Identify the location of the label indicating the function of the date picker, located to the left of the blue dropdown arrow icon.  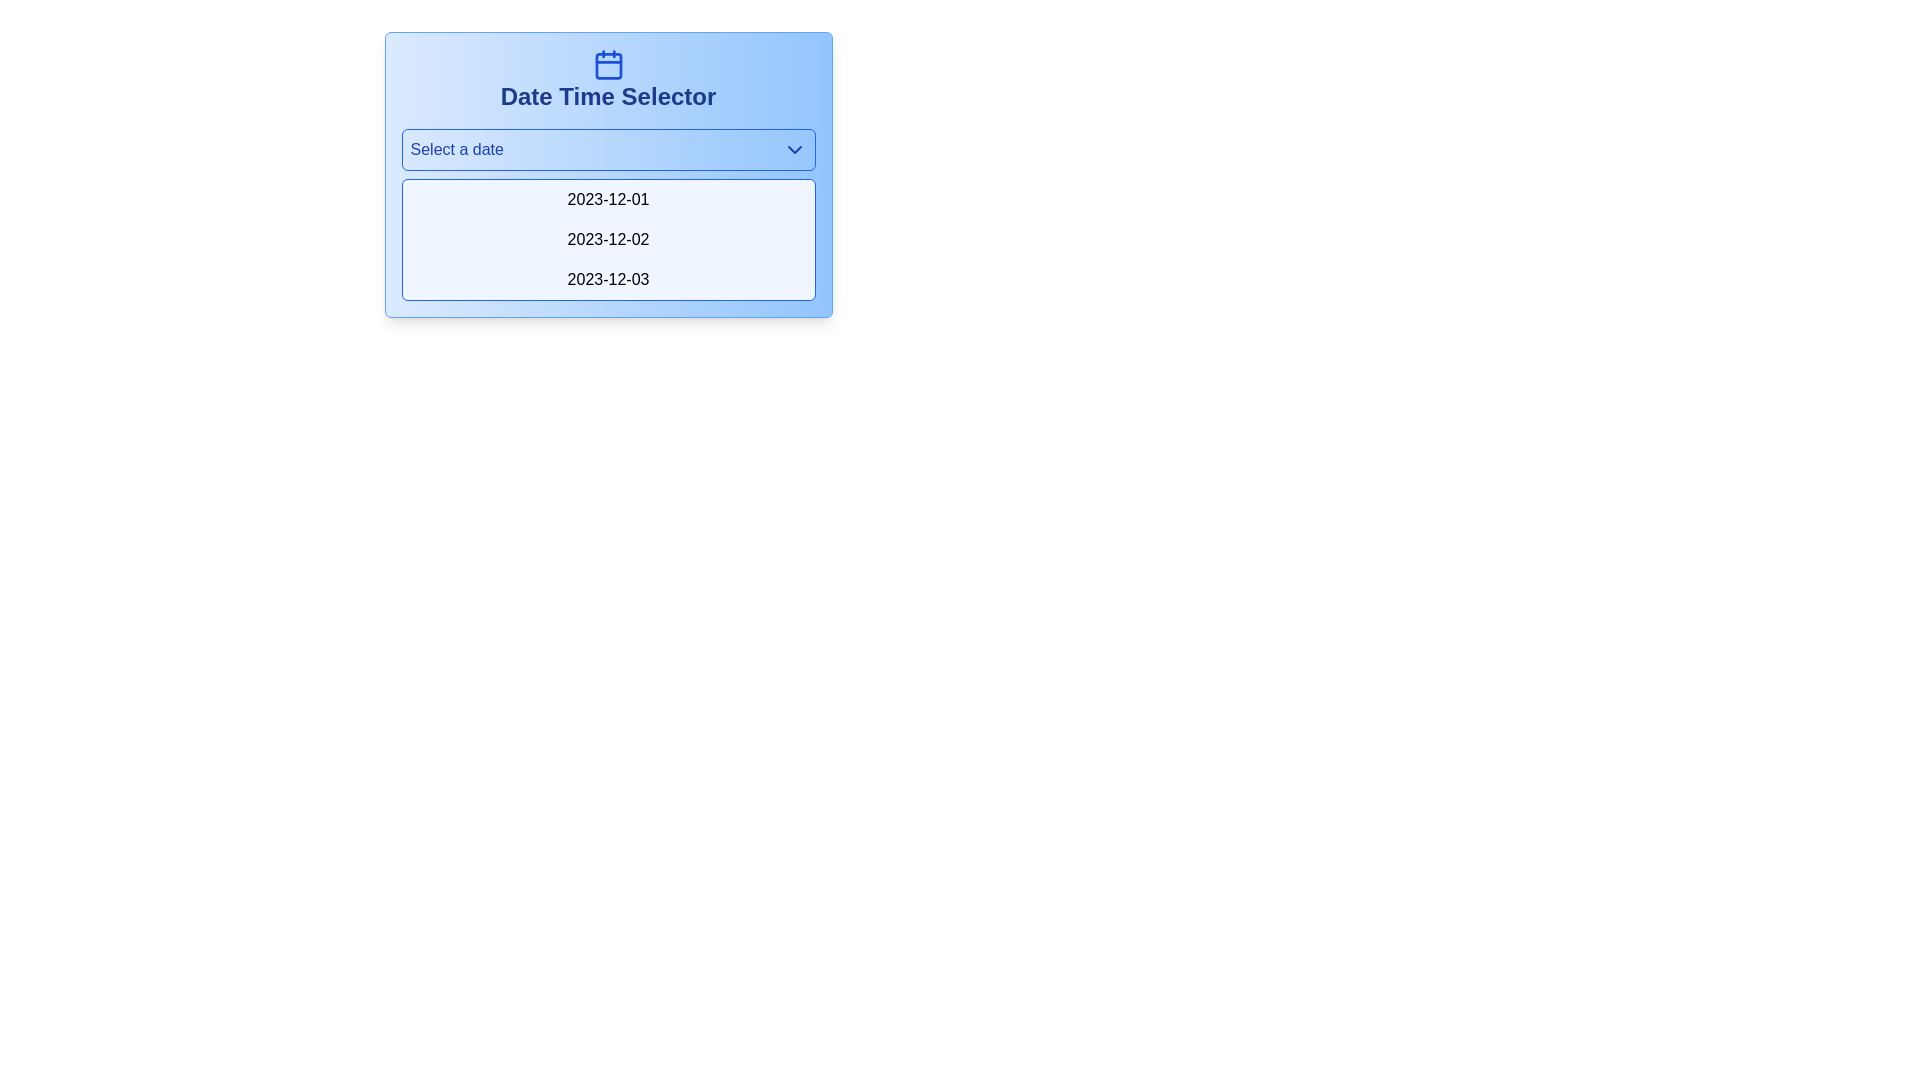
(456, 149).